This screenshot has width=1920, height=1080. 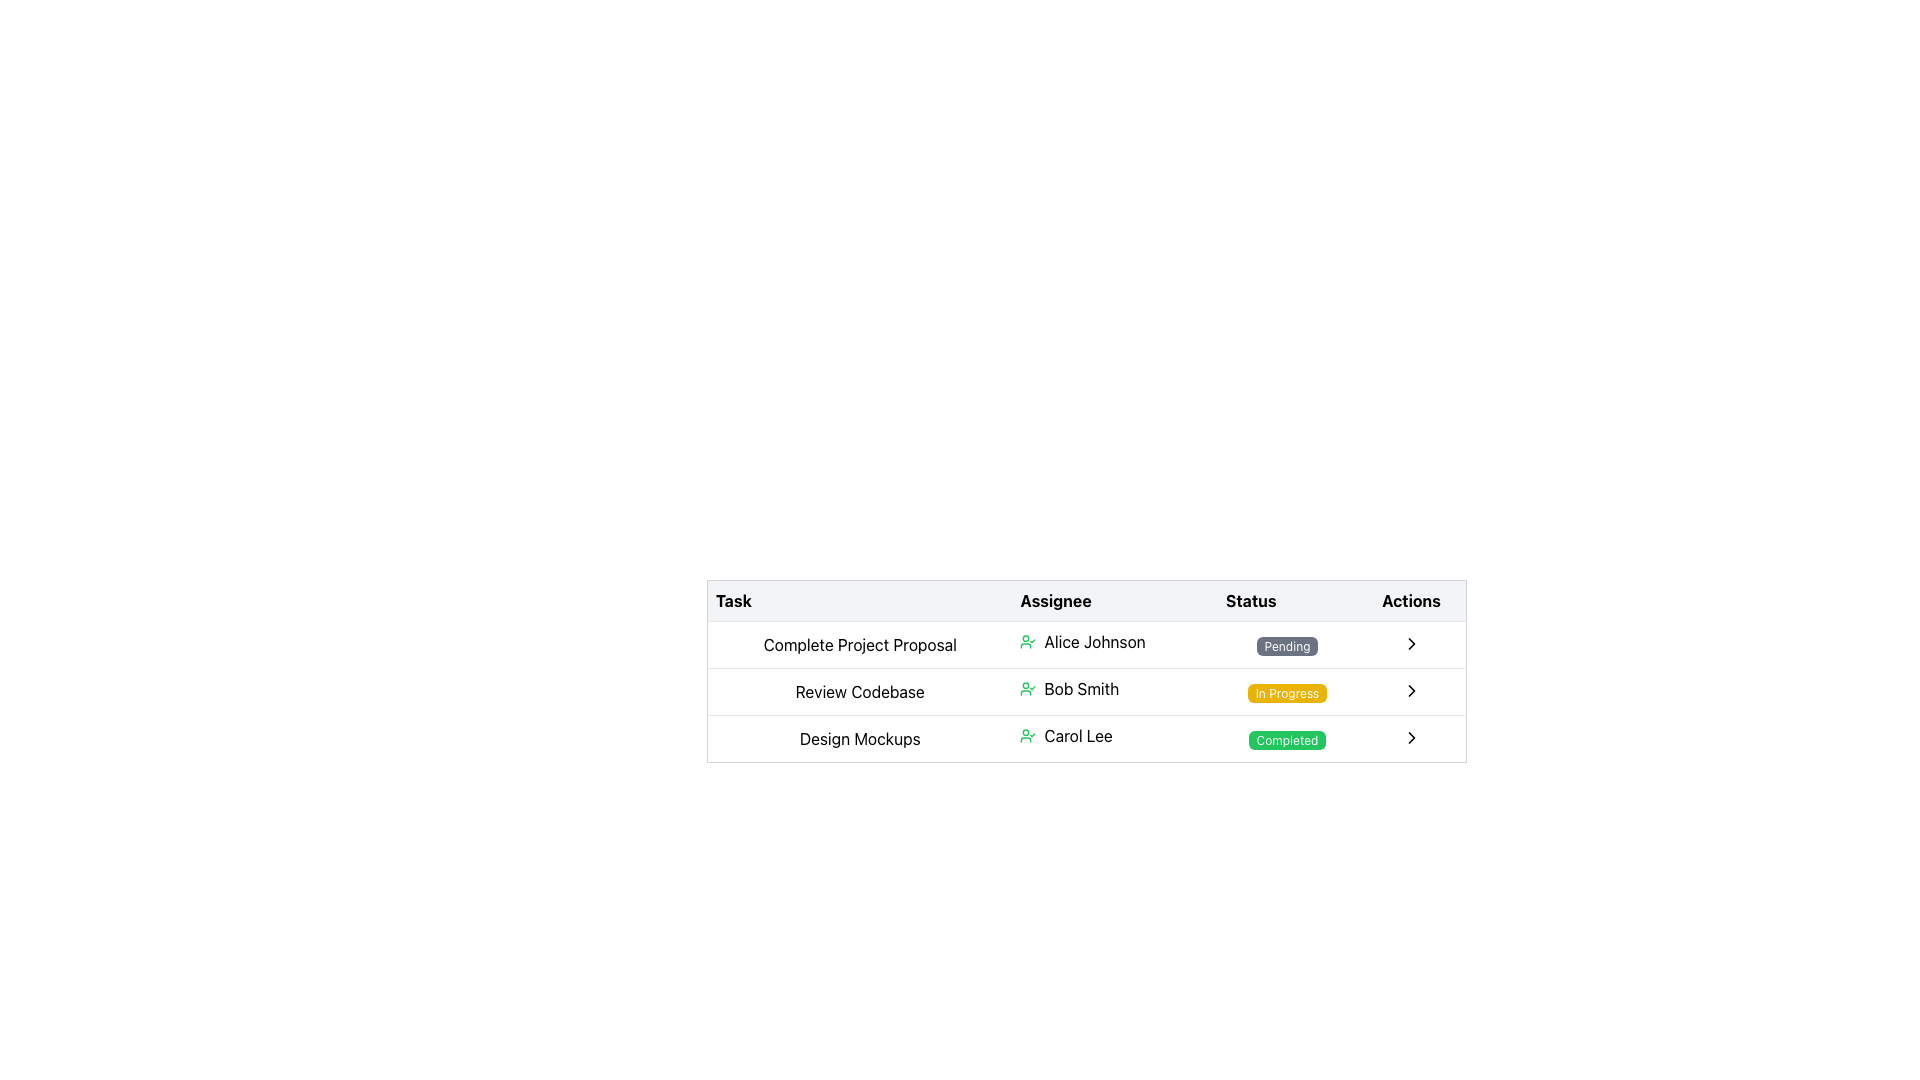 I want to click on the small, right-pointing arrow icon within the circular button in the 'Actions' column of the first row, which corresponds to the task 'Complete Project Proposal' assigned to 'Alice Johnson', so click(x=1410, y=644).